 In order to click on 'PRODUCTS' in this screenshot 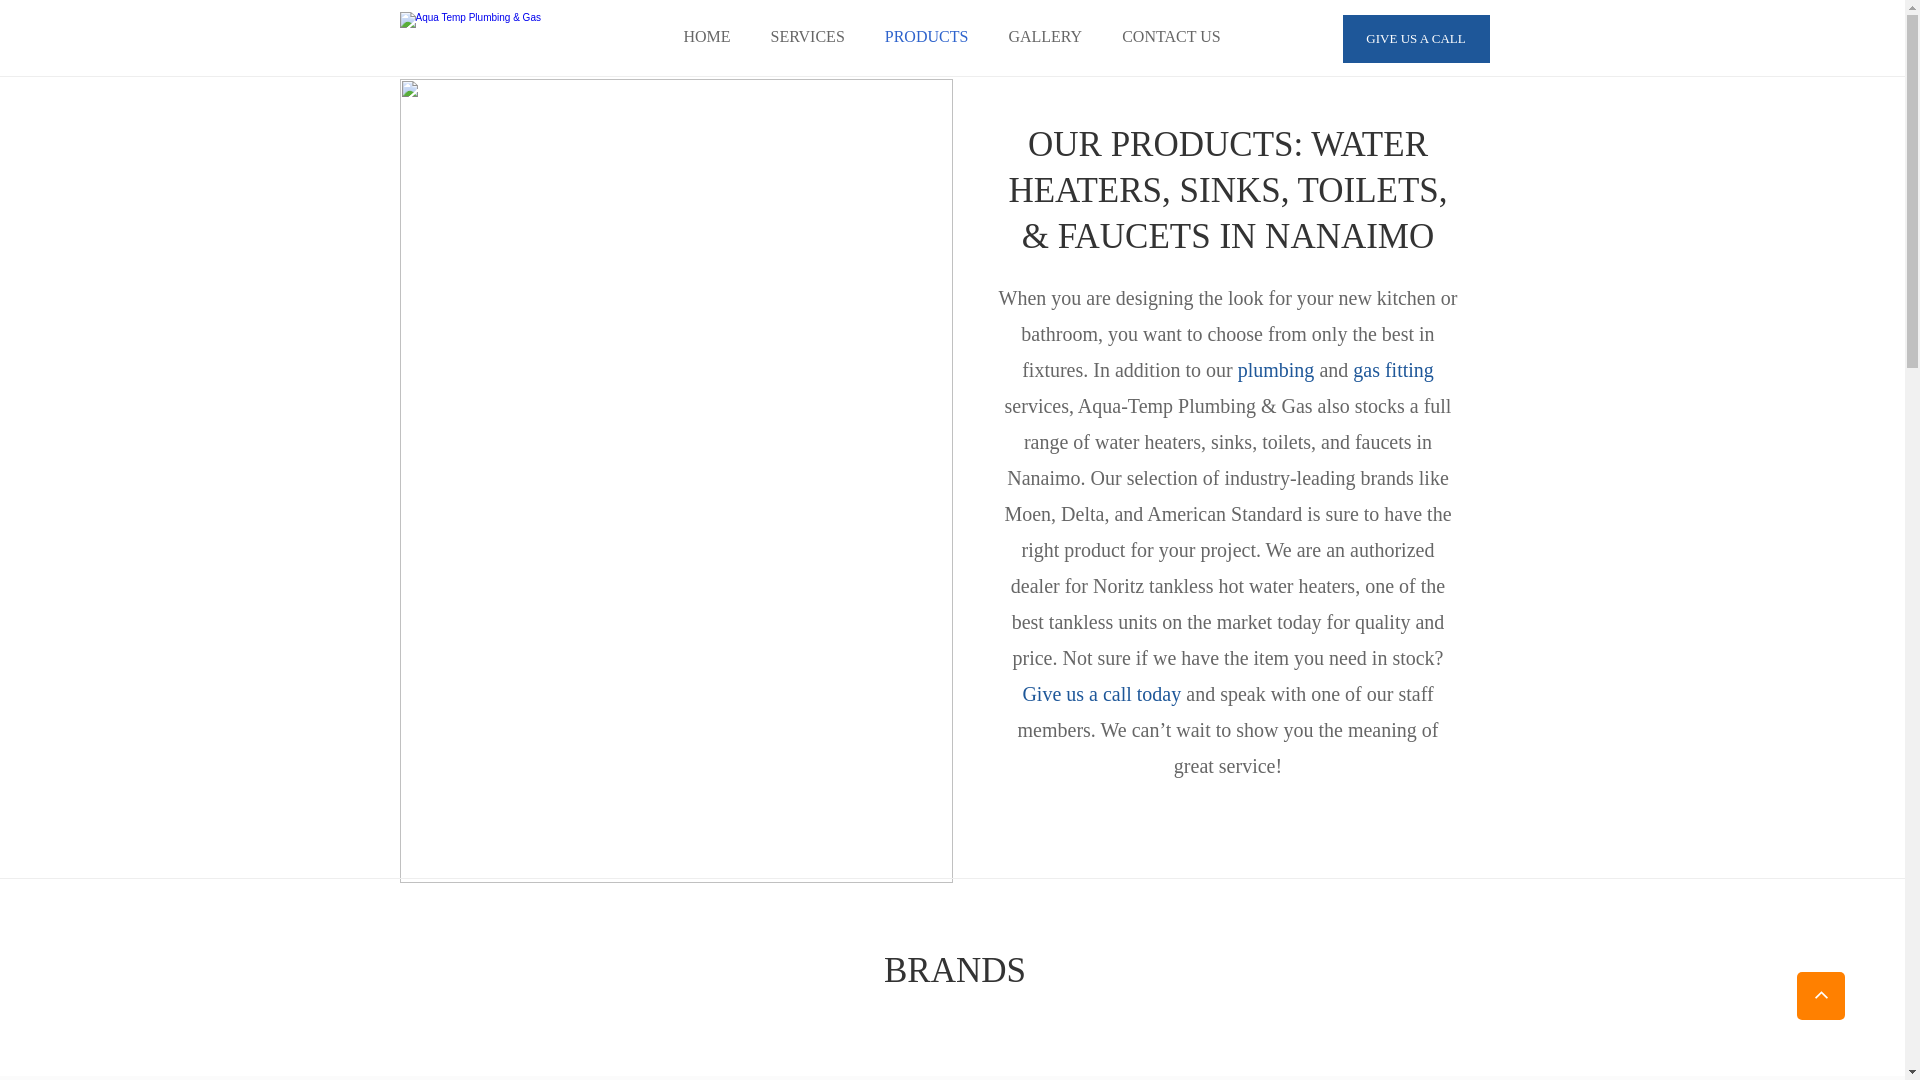, I will do `click(925, 37)`.